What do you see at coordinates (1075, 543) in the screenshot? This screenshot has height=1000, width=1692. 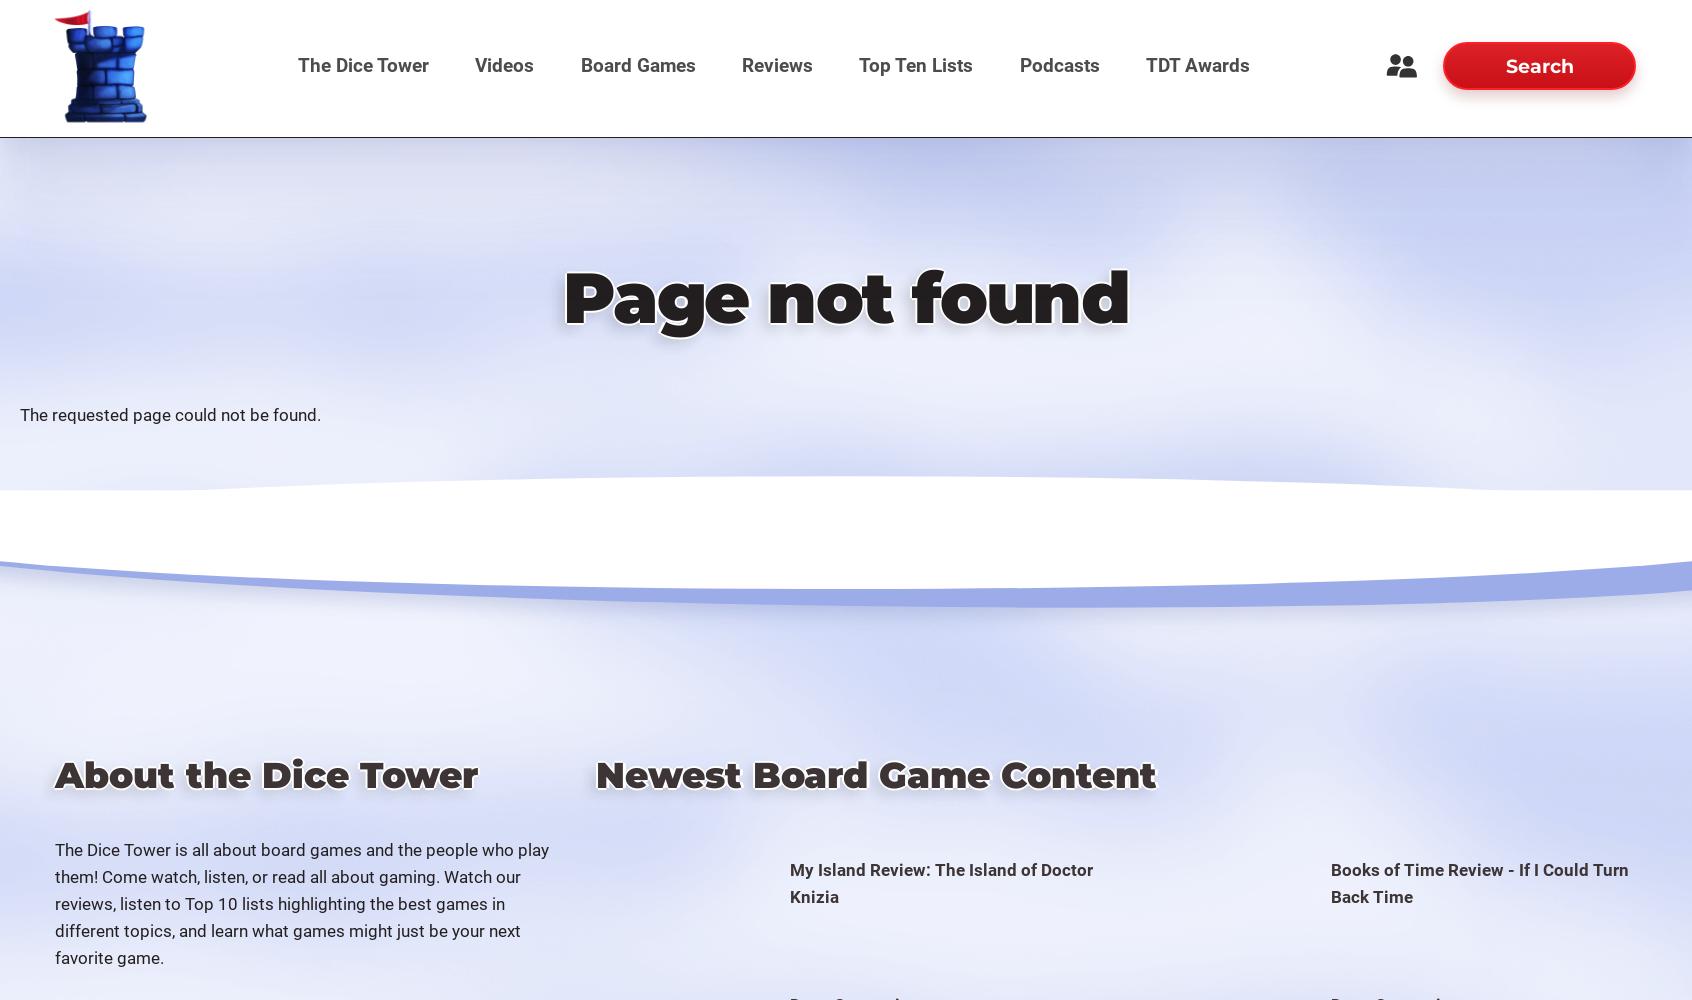 I see `'The Dice Tower Awards 2010'` at bounding box center [1075, 543].